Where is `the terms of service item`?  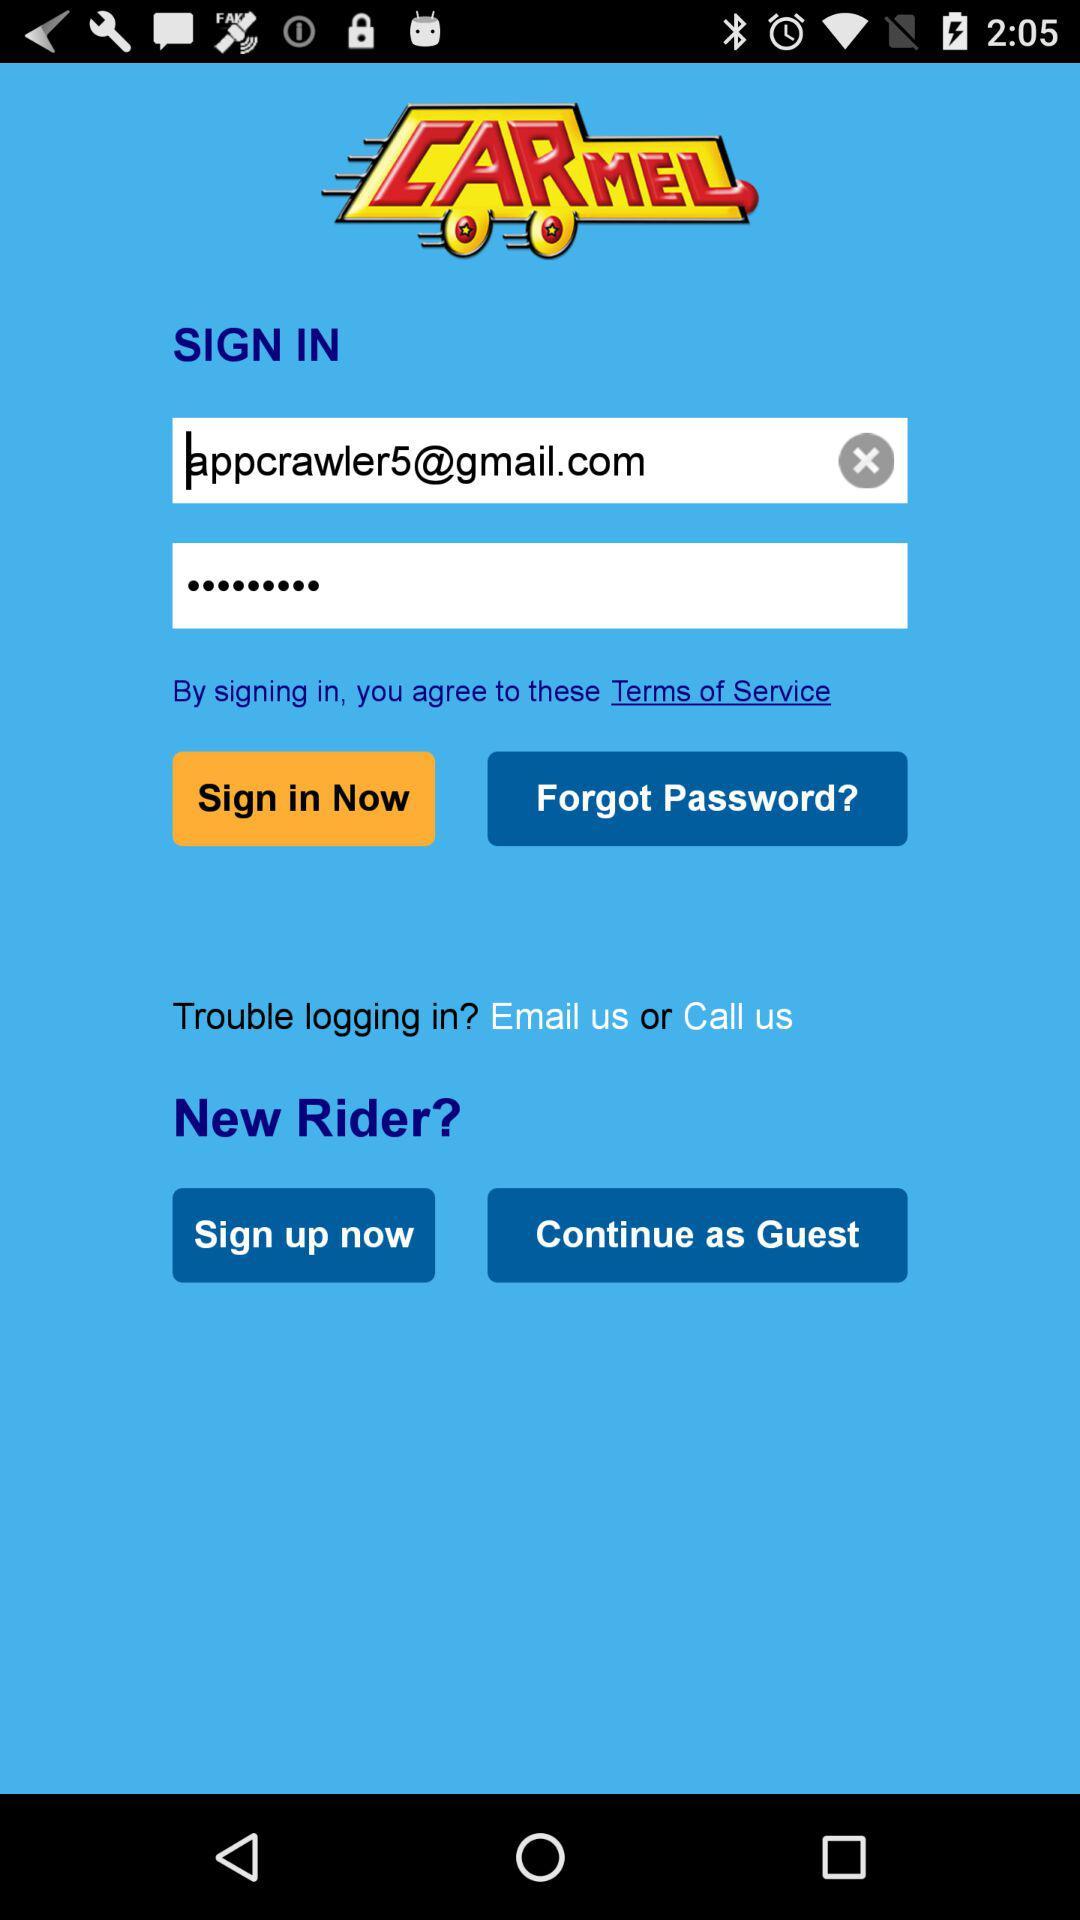
the terms of service item is located at coordinates (721, 690).